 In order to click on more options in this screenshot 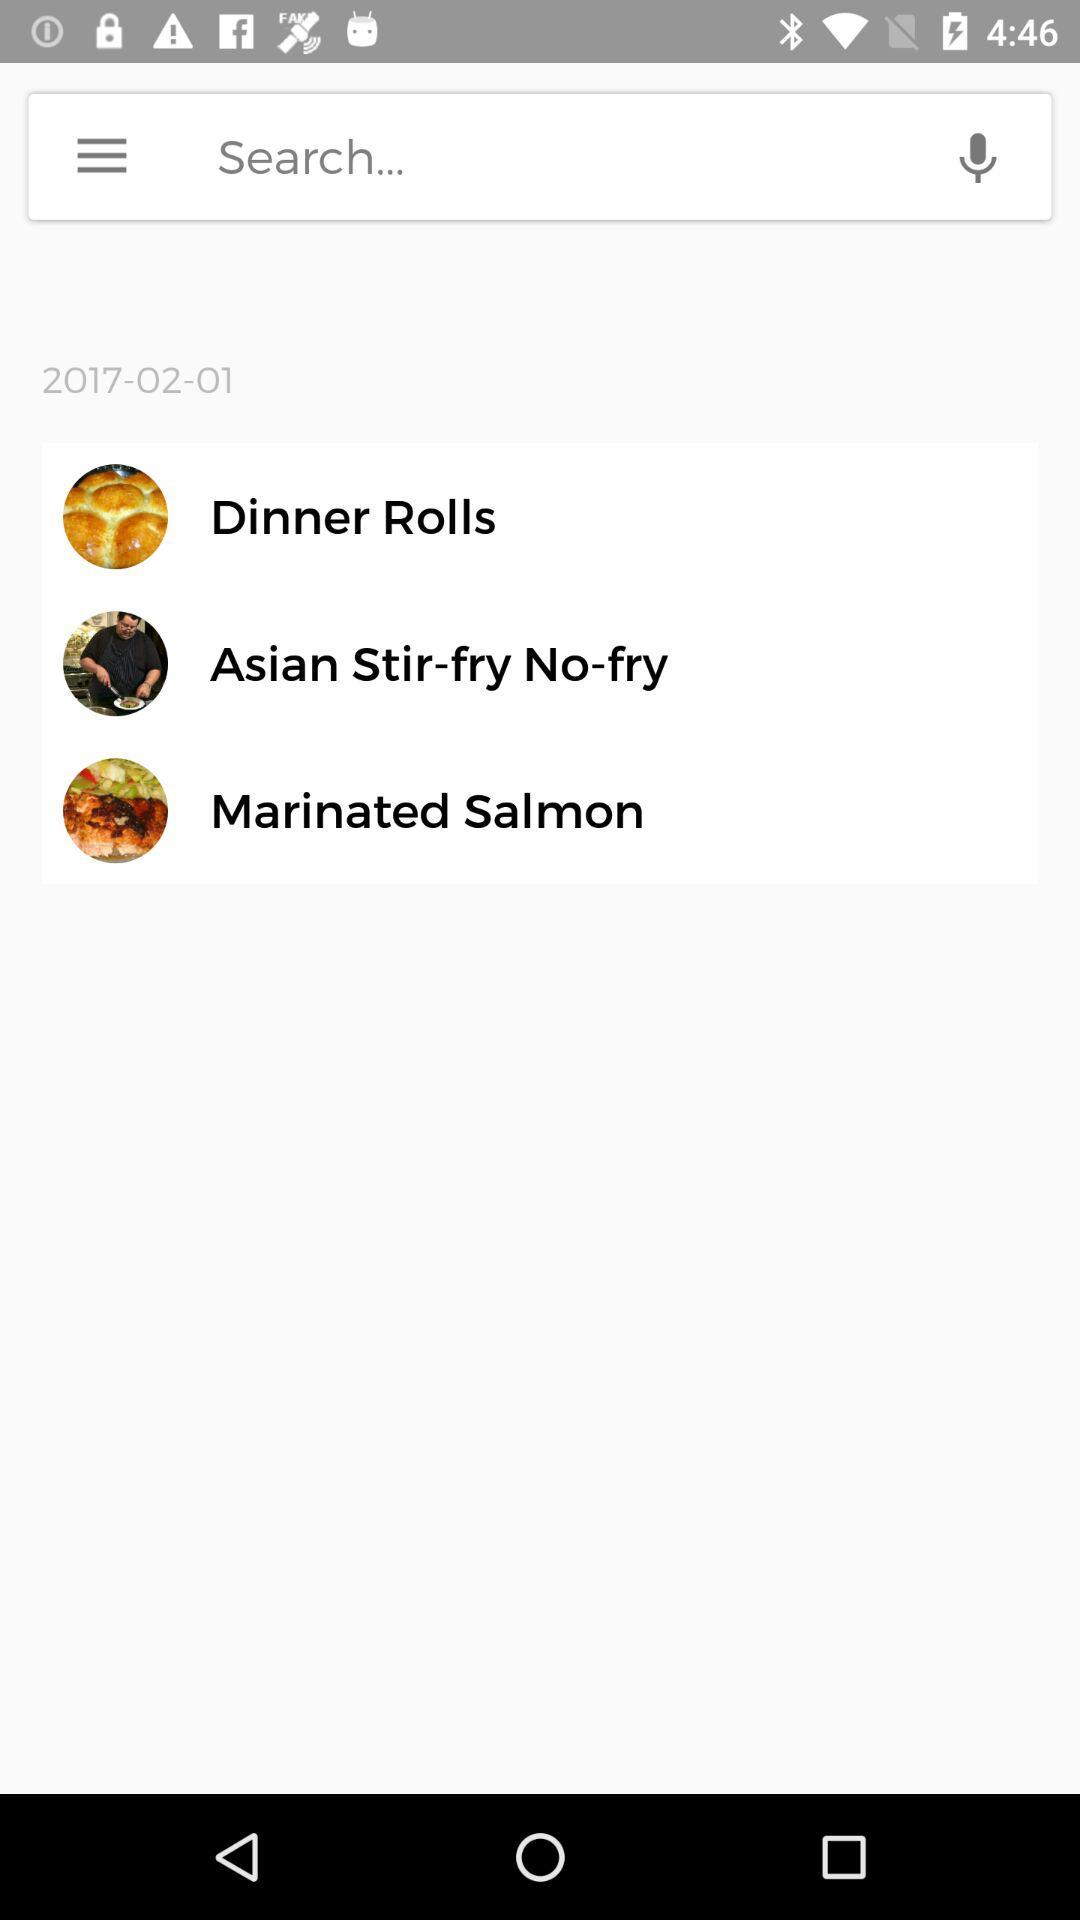, I will do `click(101, 155)`.